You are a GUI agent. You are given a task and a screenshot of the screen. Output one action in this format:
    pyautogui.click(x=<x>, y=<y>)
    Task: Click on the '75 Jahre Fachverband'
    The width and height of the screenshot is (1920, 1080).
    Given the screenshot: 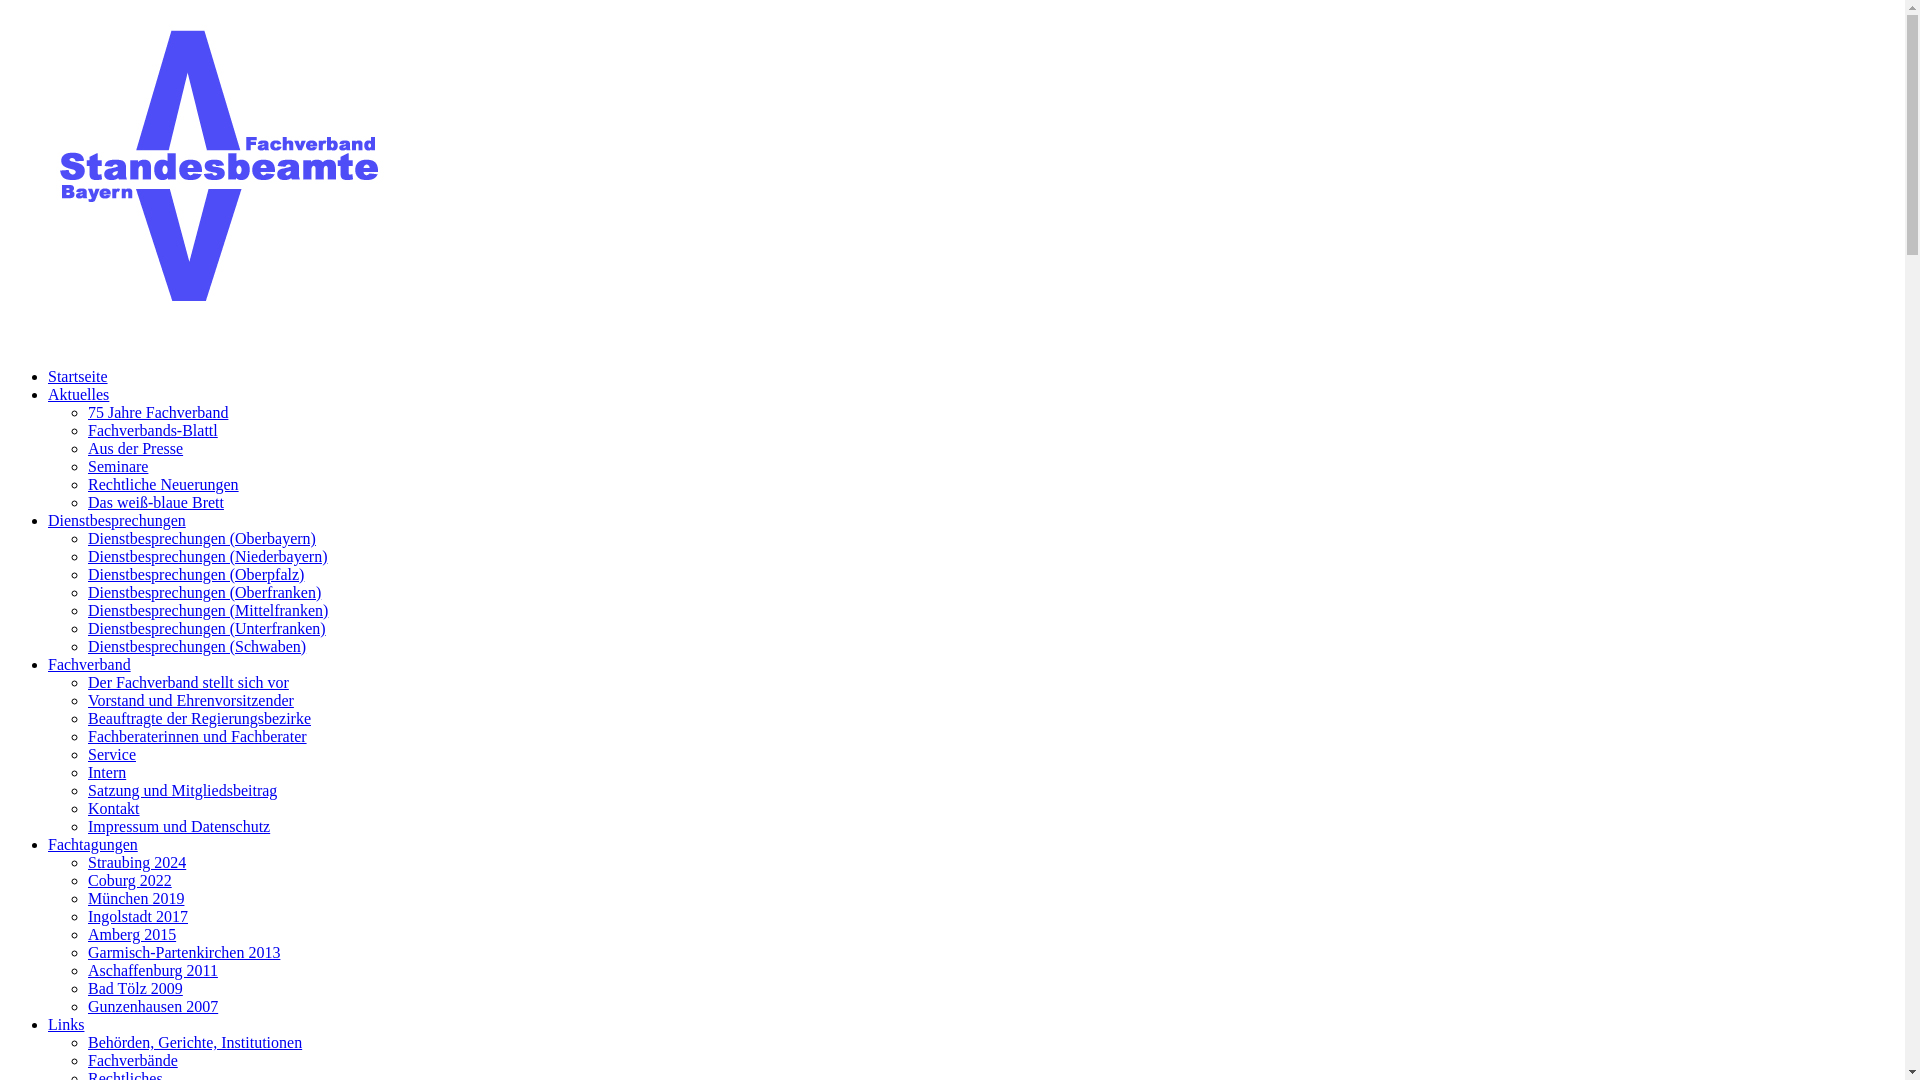 What is the action you would take?
    pyautogui.click(x=157, y=411)
    